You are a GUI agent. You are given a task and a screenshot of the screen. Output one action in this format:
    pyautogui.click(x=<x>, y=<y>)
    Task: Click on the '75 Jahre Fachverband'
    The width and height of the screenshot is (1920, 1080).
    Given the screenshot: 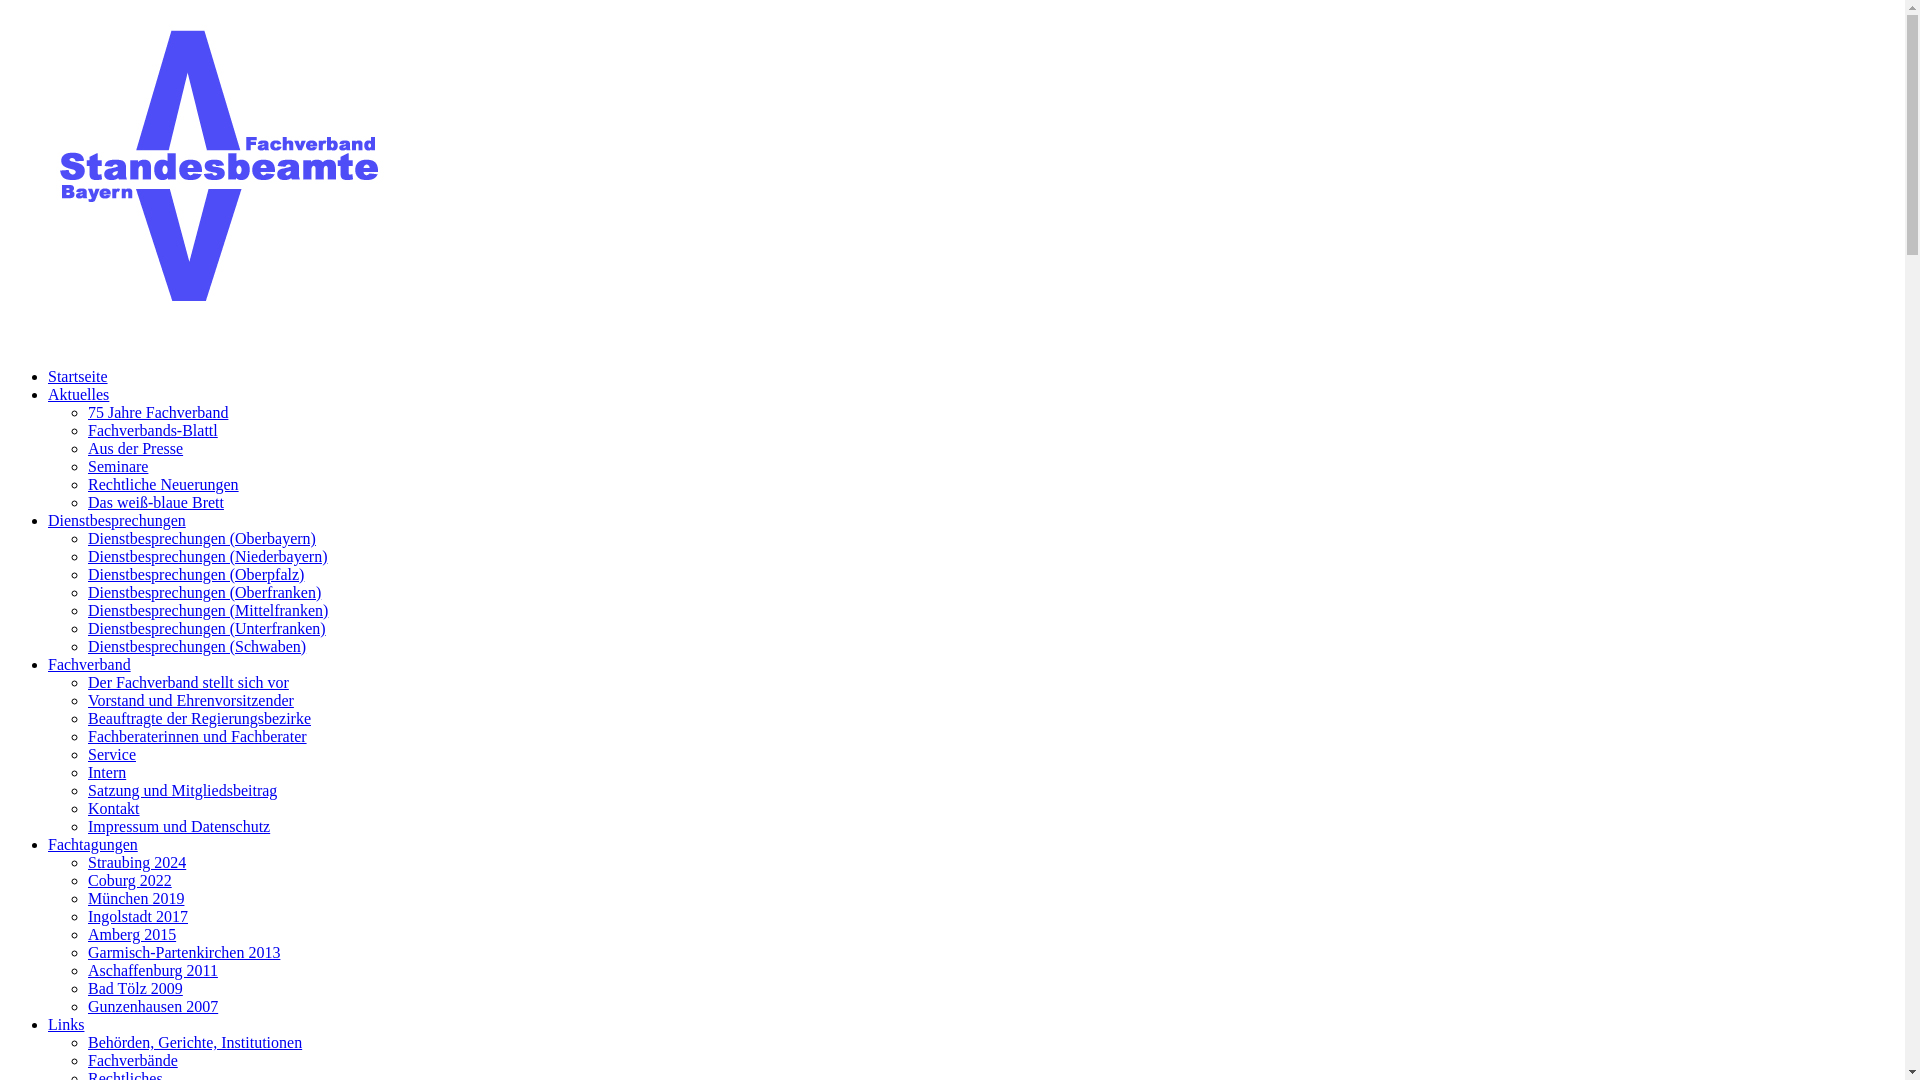 What is the action you would take?
    pyautogui.click(x=157, y=411)
    